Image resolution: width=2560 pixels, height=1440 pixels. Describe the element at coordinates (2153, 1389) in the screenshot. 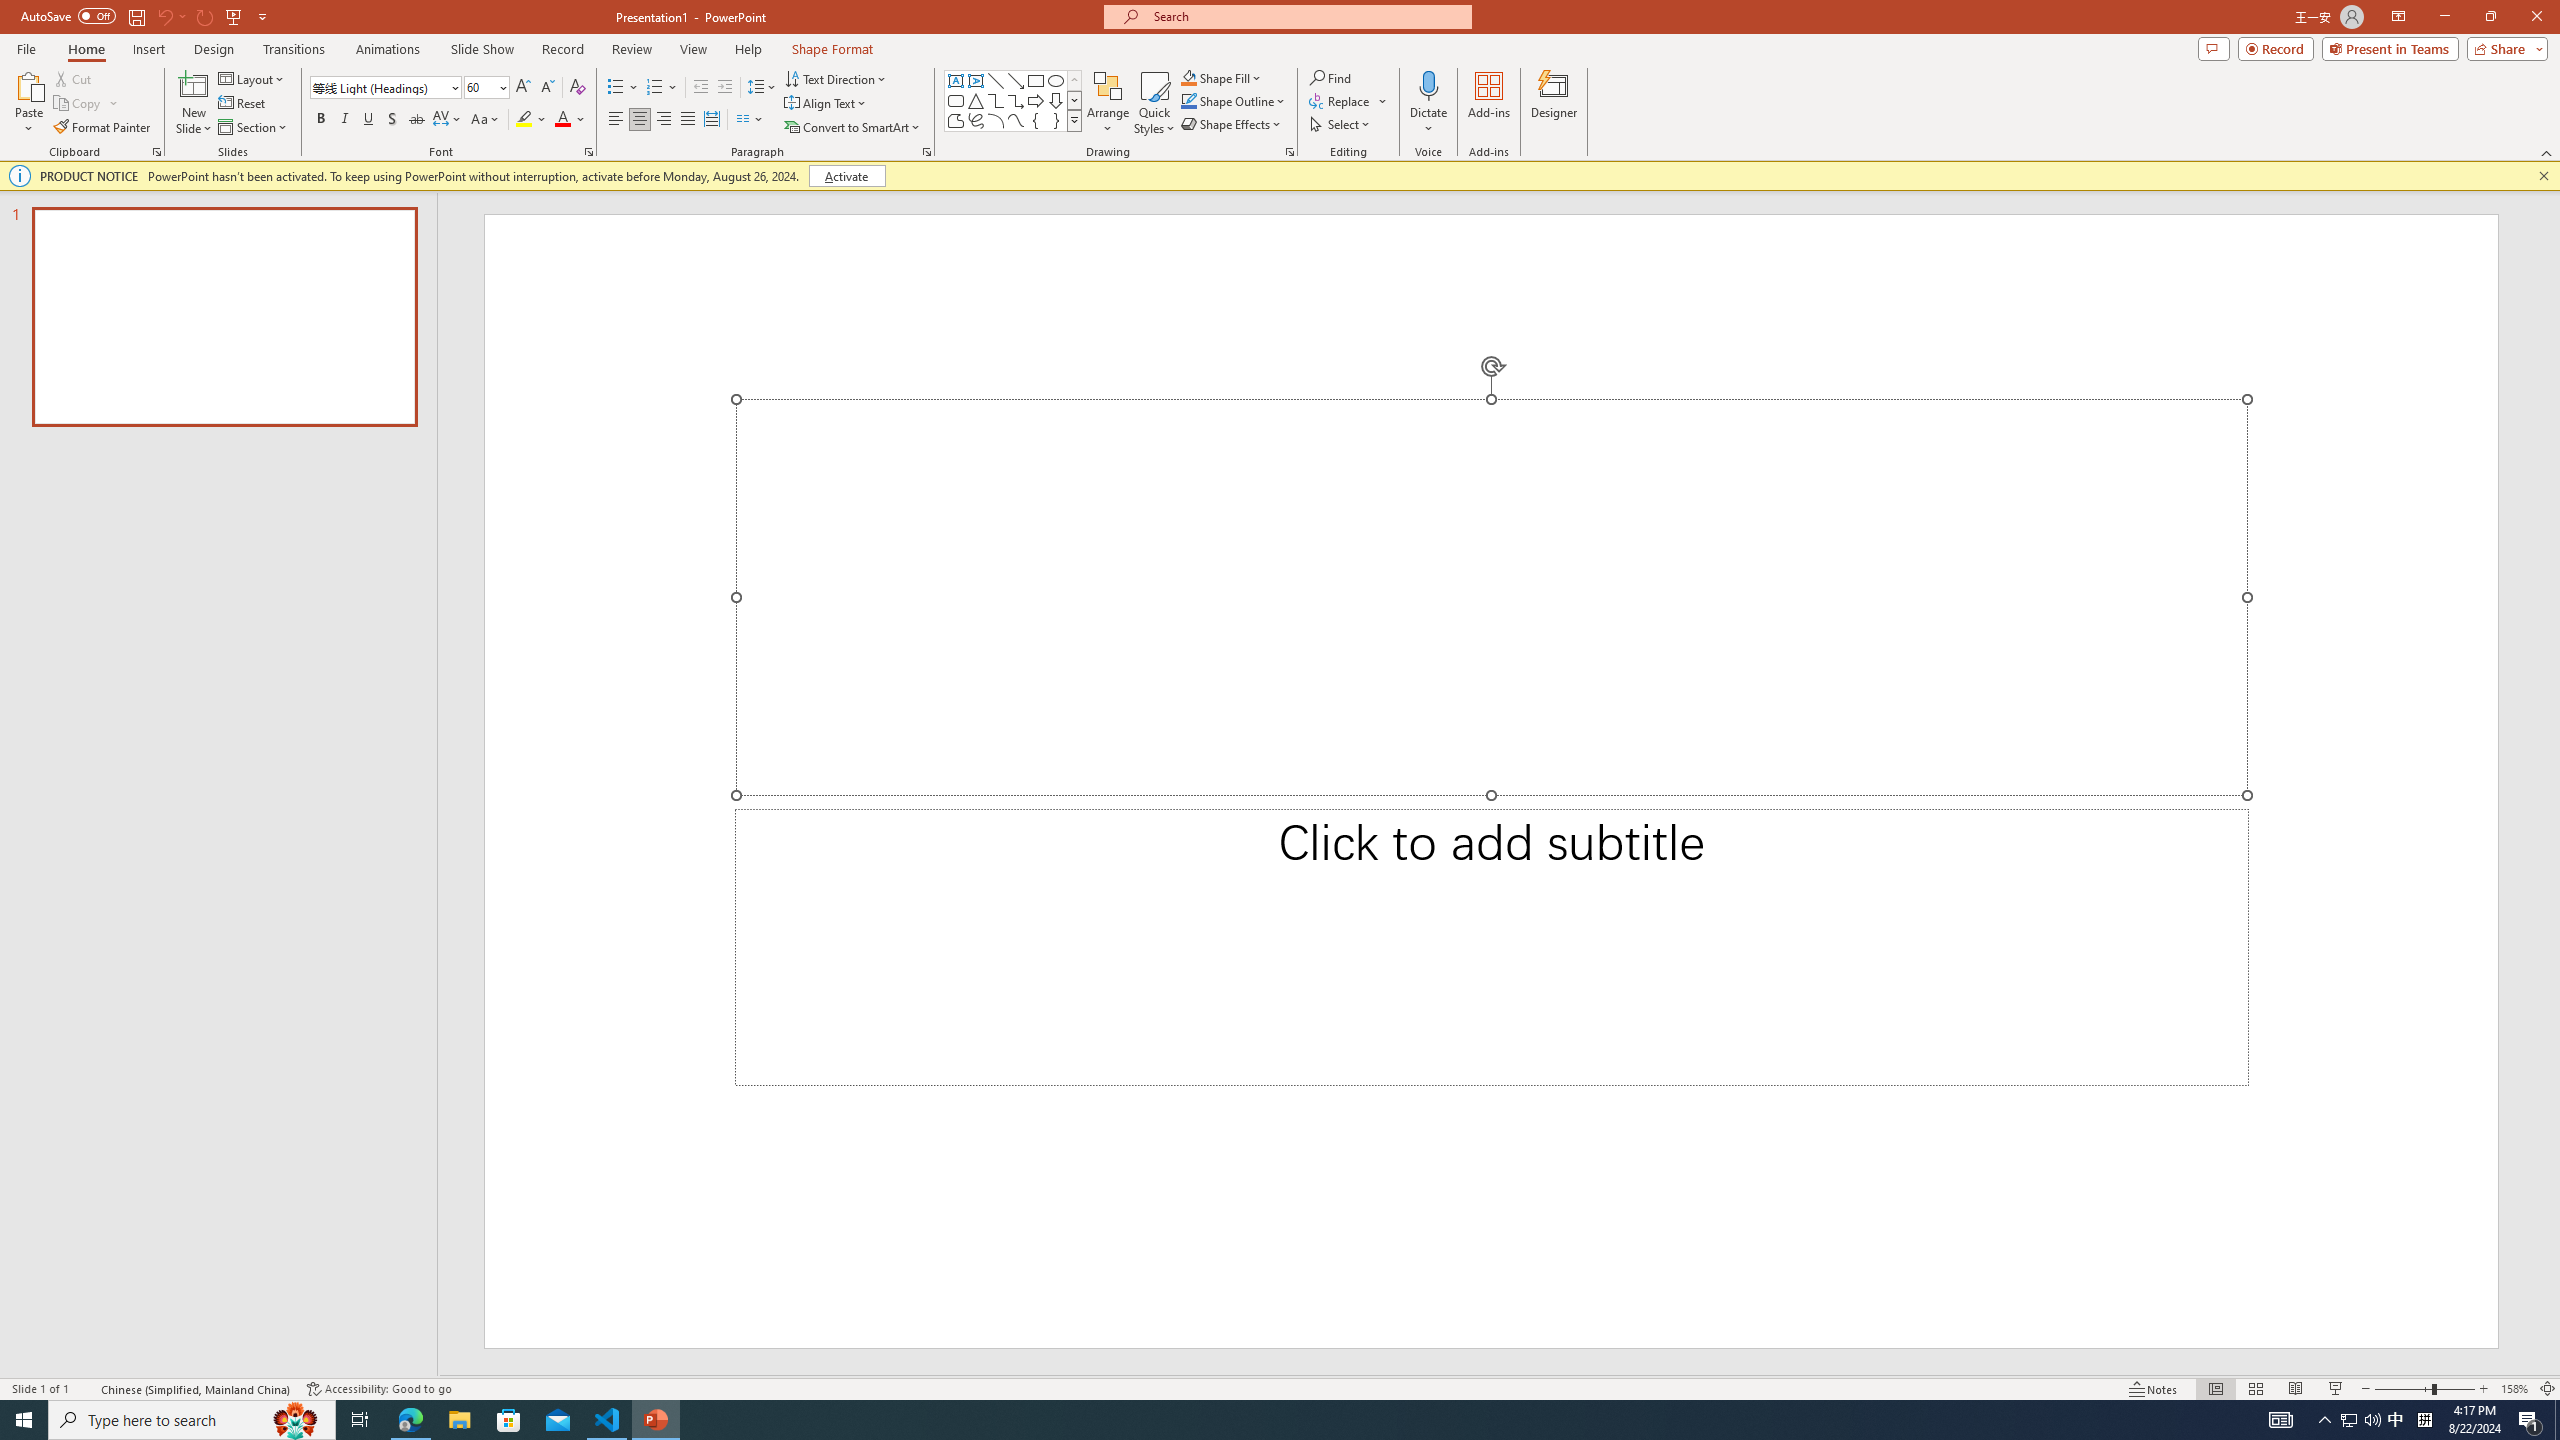

I see `'Notes '` at that location.